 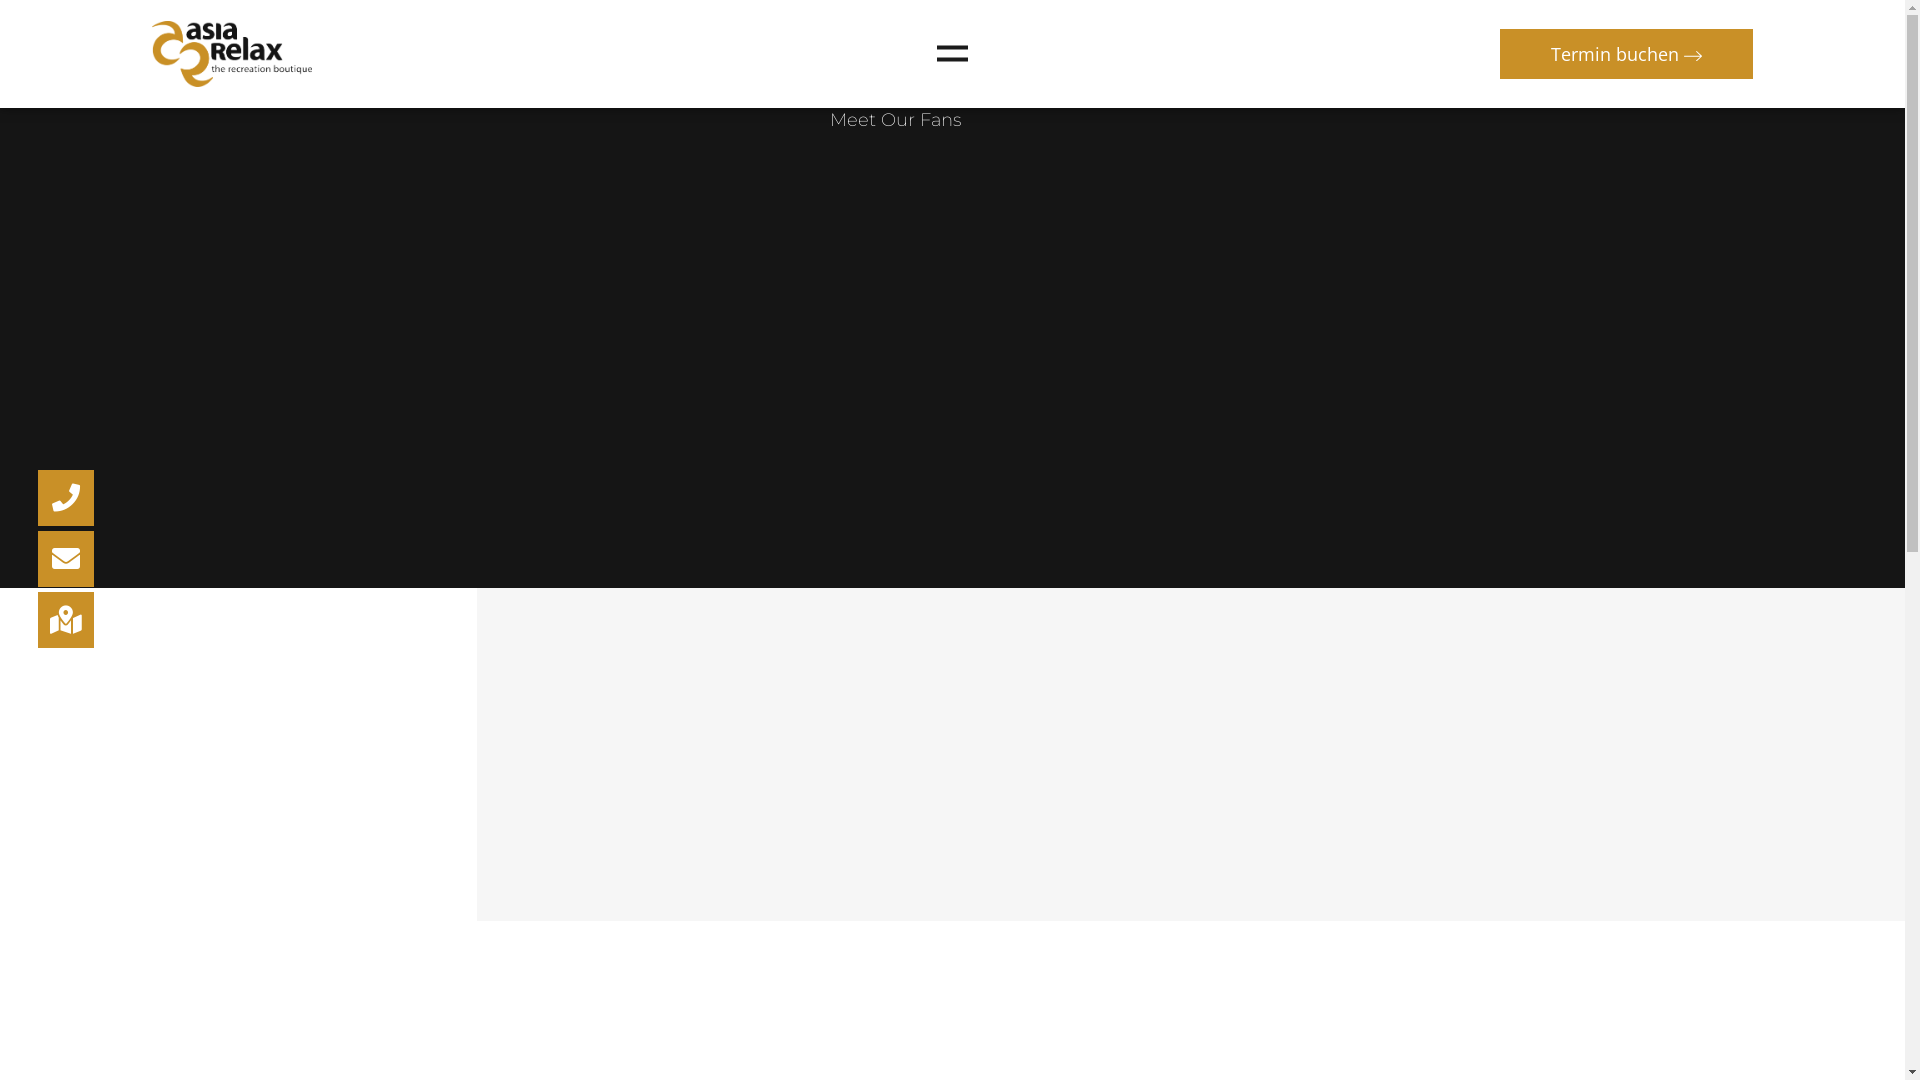 I want to click on 'Termin buchen', so click(x=1626, y=53).